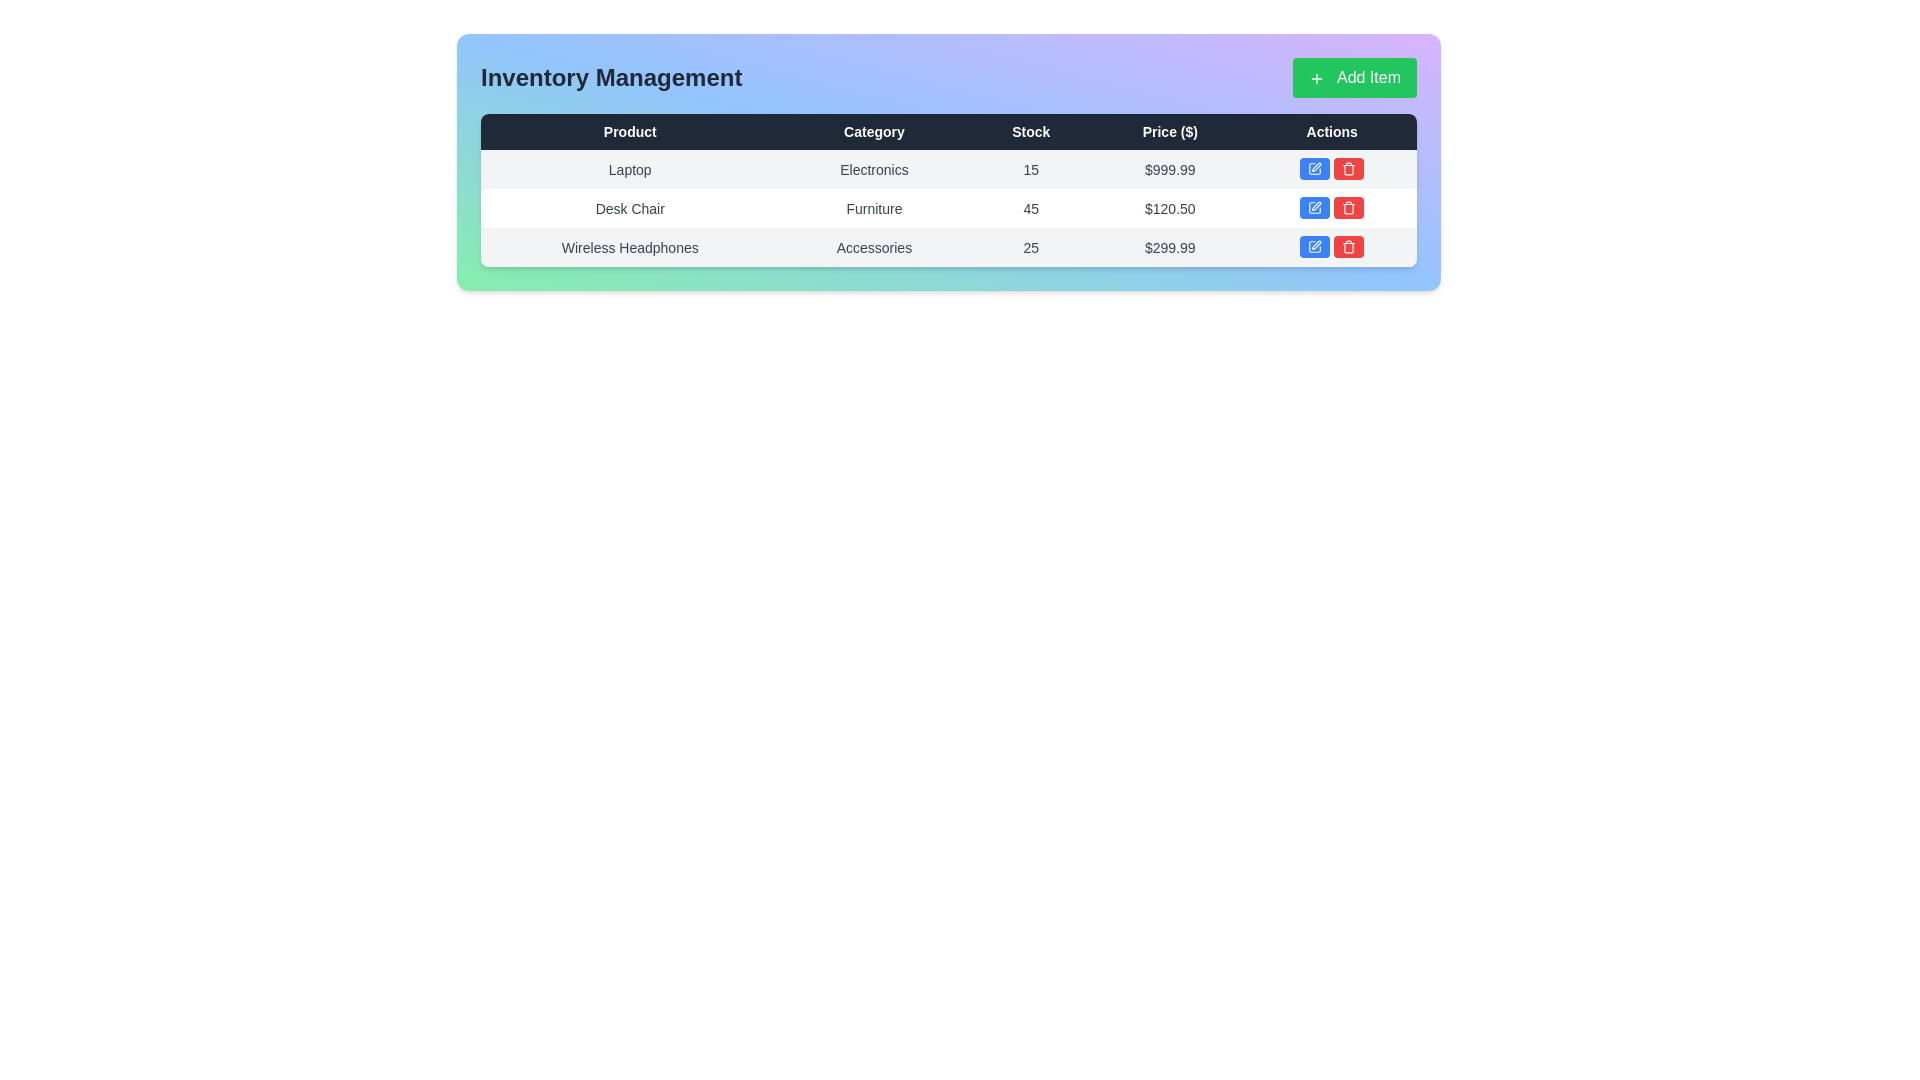  What do you see at coordinates (1332, 246) in the screenshot?
I see `the red delete button in the action controls for the inventory item labeled 'Wireless Headphones' located in the last row of the table under the 'Actions' column` at bounding box center [1332, 246].